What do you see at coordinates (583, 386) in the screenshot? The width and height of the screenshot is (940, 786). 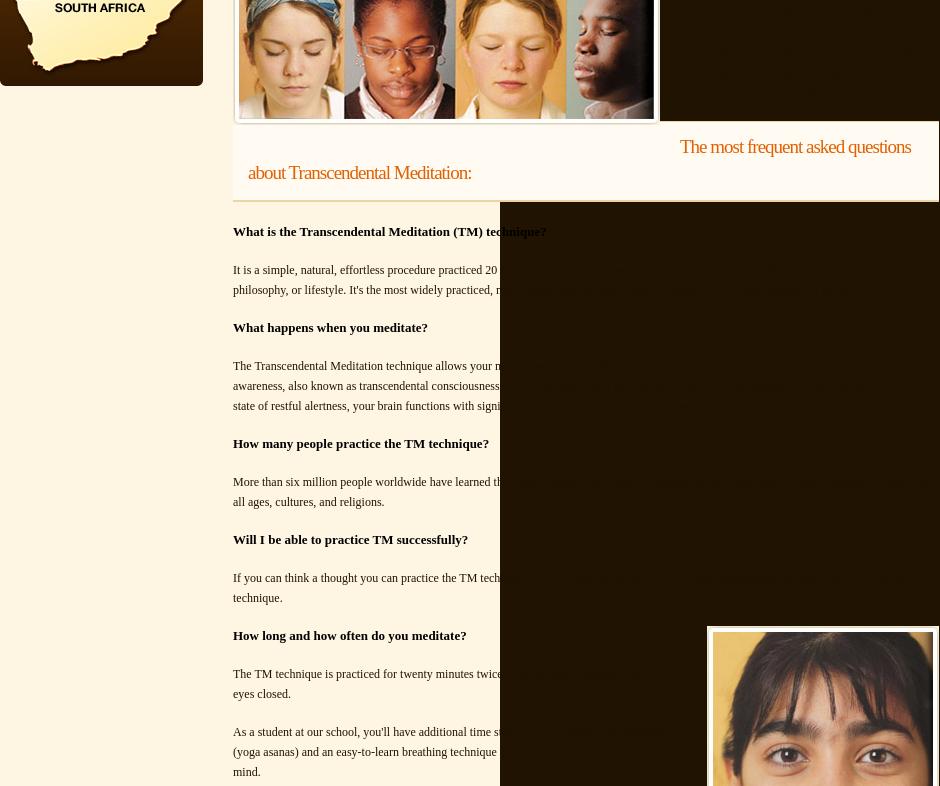 I see `'The Transcendental Meditation technique allows your mind to settle inward beyond thought to experience the source of thought — pure awareness, also known as transcendental consciousness. This is the most silent and peaceful level of consciousness — your innermost Self. In this state of restful alertness, your brain functions with significantly greater coherence and your body gains deep rest.'` at bounding box center [583, 386].